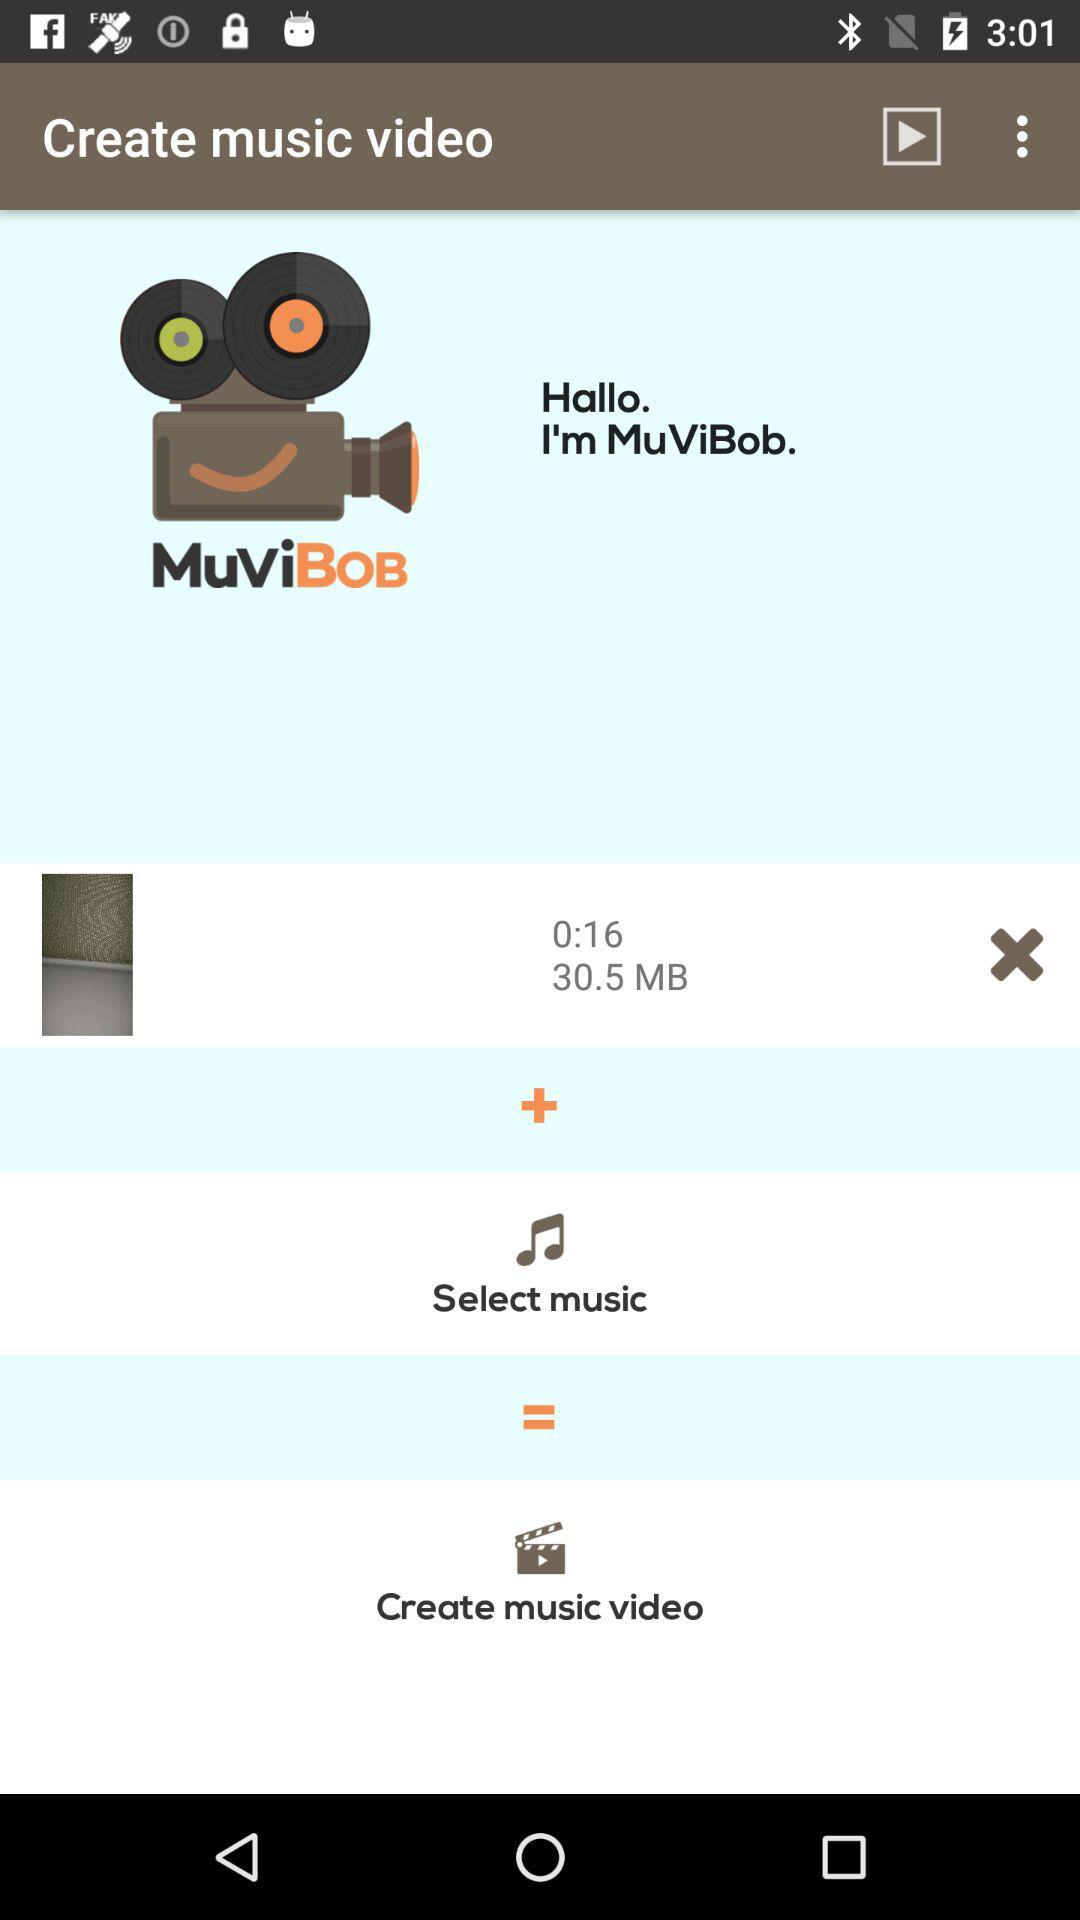 Image resolution: width=1080 pixels, height=1920 pixels. Describe the element at coordinates (911, 135) in the screenshot. I see `icon to the right of create music video icon` at that location.